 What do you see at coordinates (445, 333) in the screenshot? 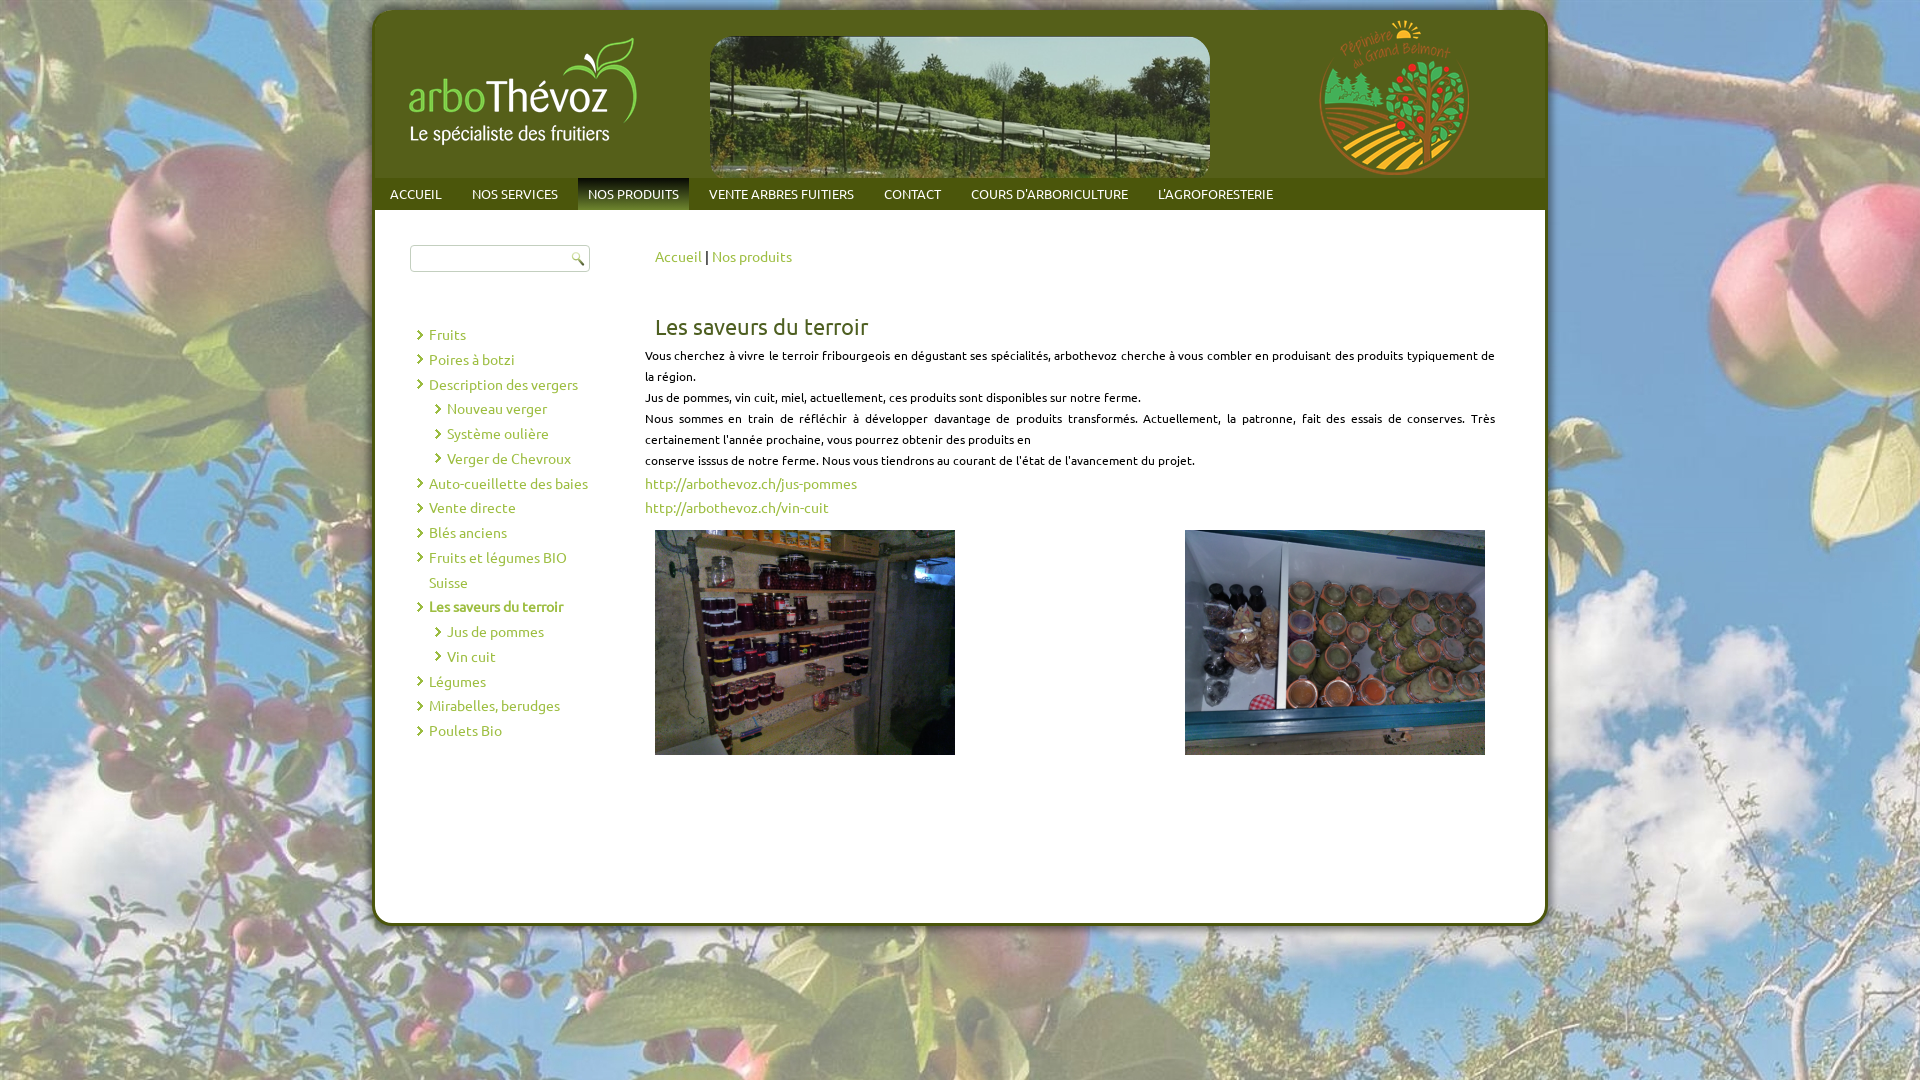
I see `'Fruits'` at bounding box center [445, 333].